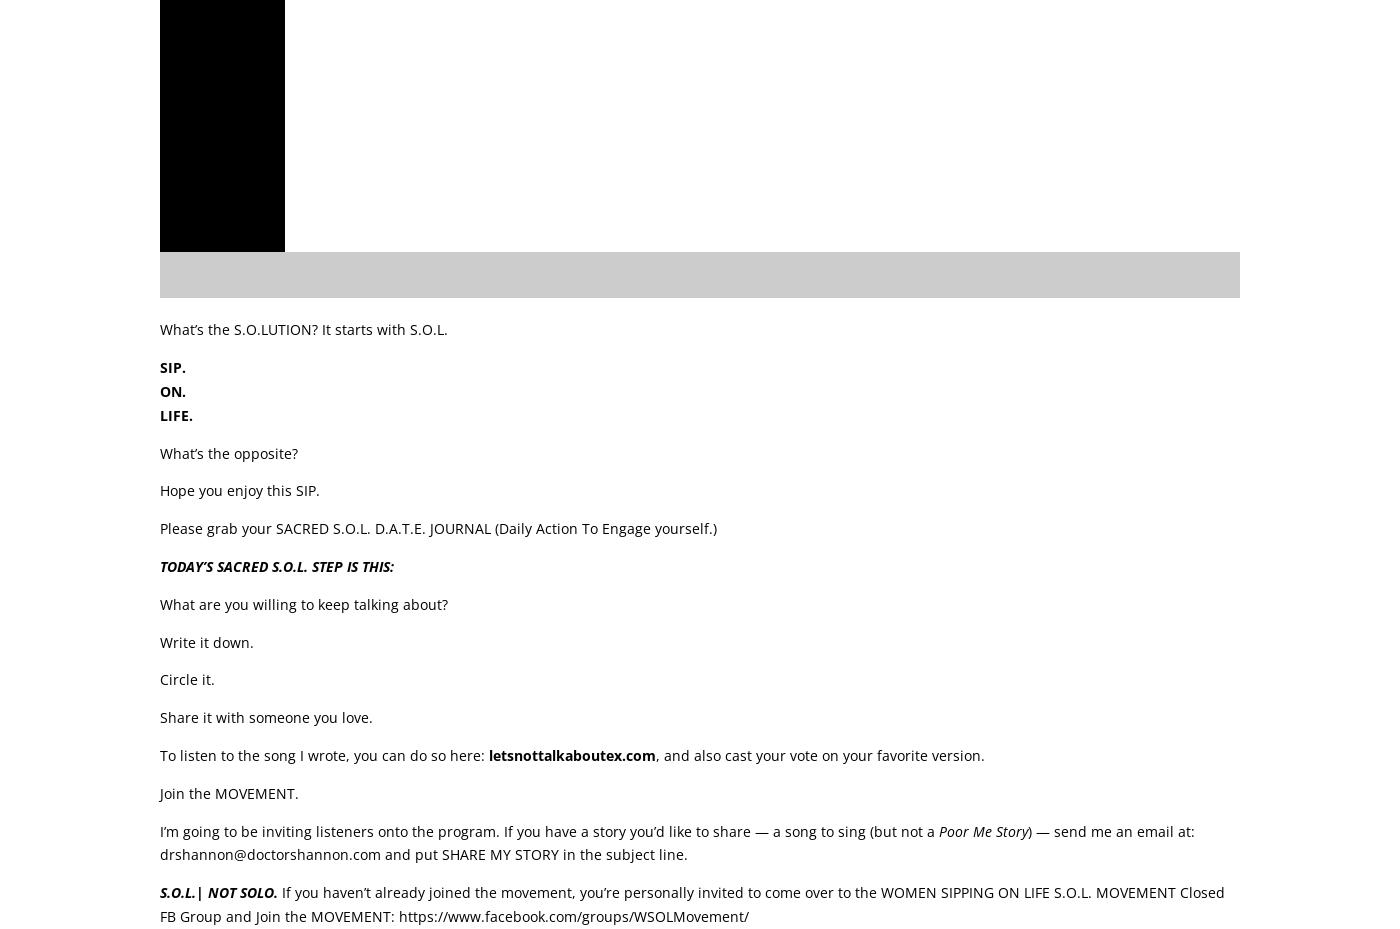 The height and width of the screenshot is (929, 1400). I want to click on 'SIP.', so click(173, 367).